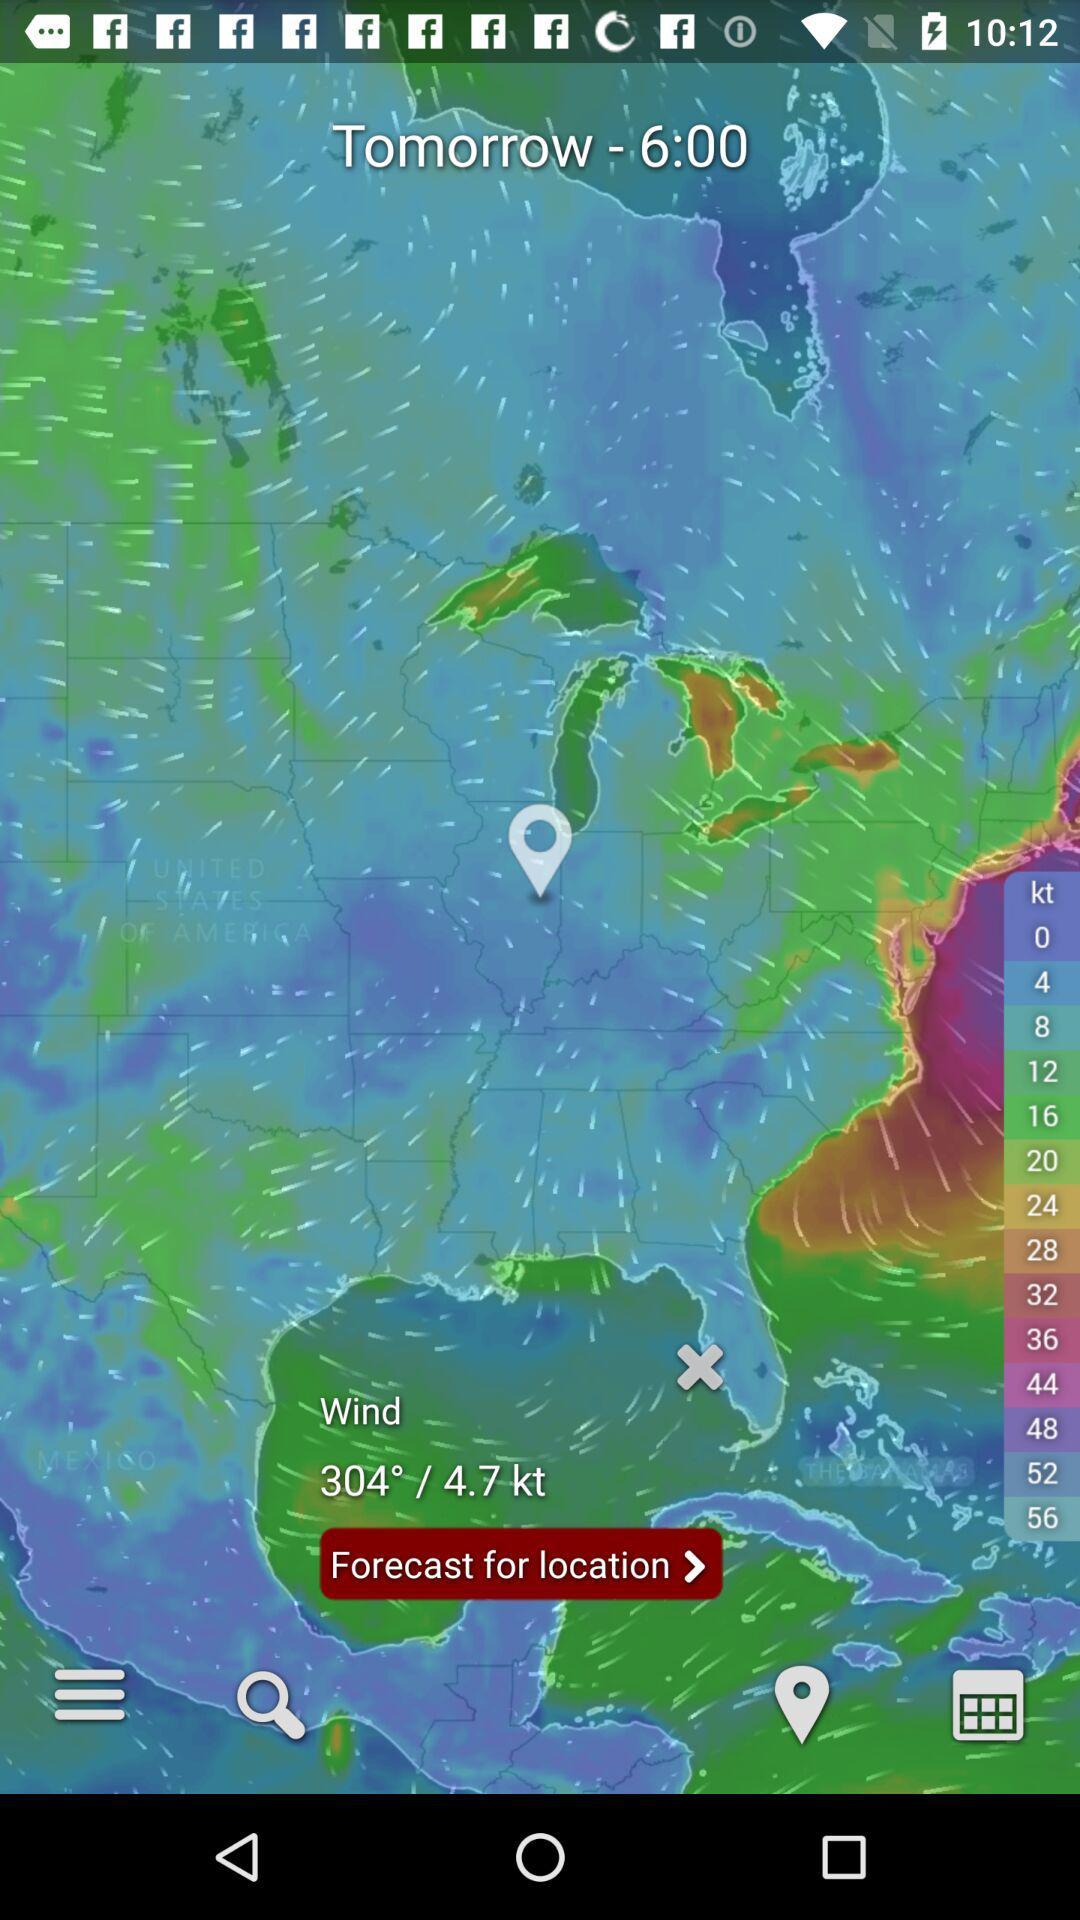  What do you see at coordinates (271, 1702) in the screenshot?
I see `the icon to the right of d item` at bounding box center [271, 1702].